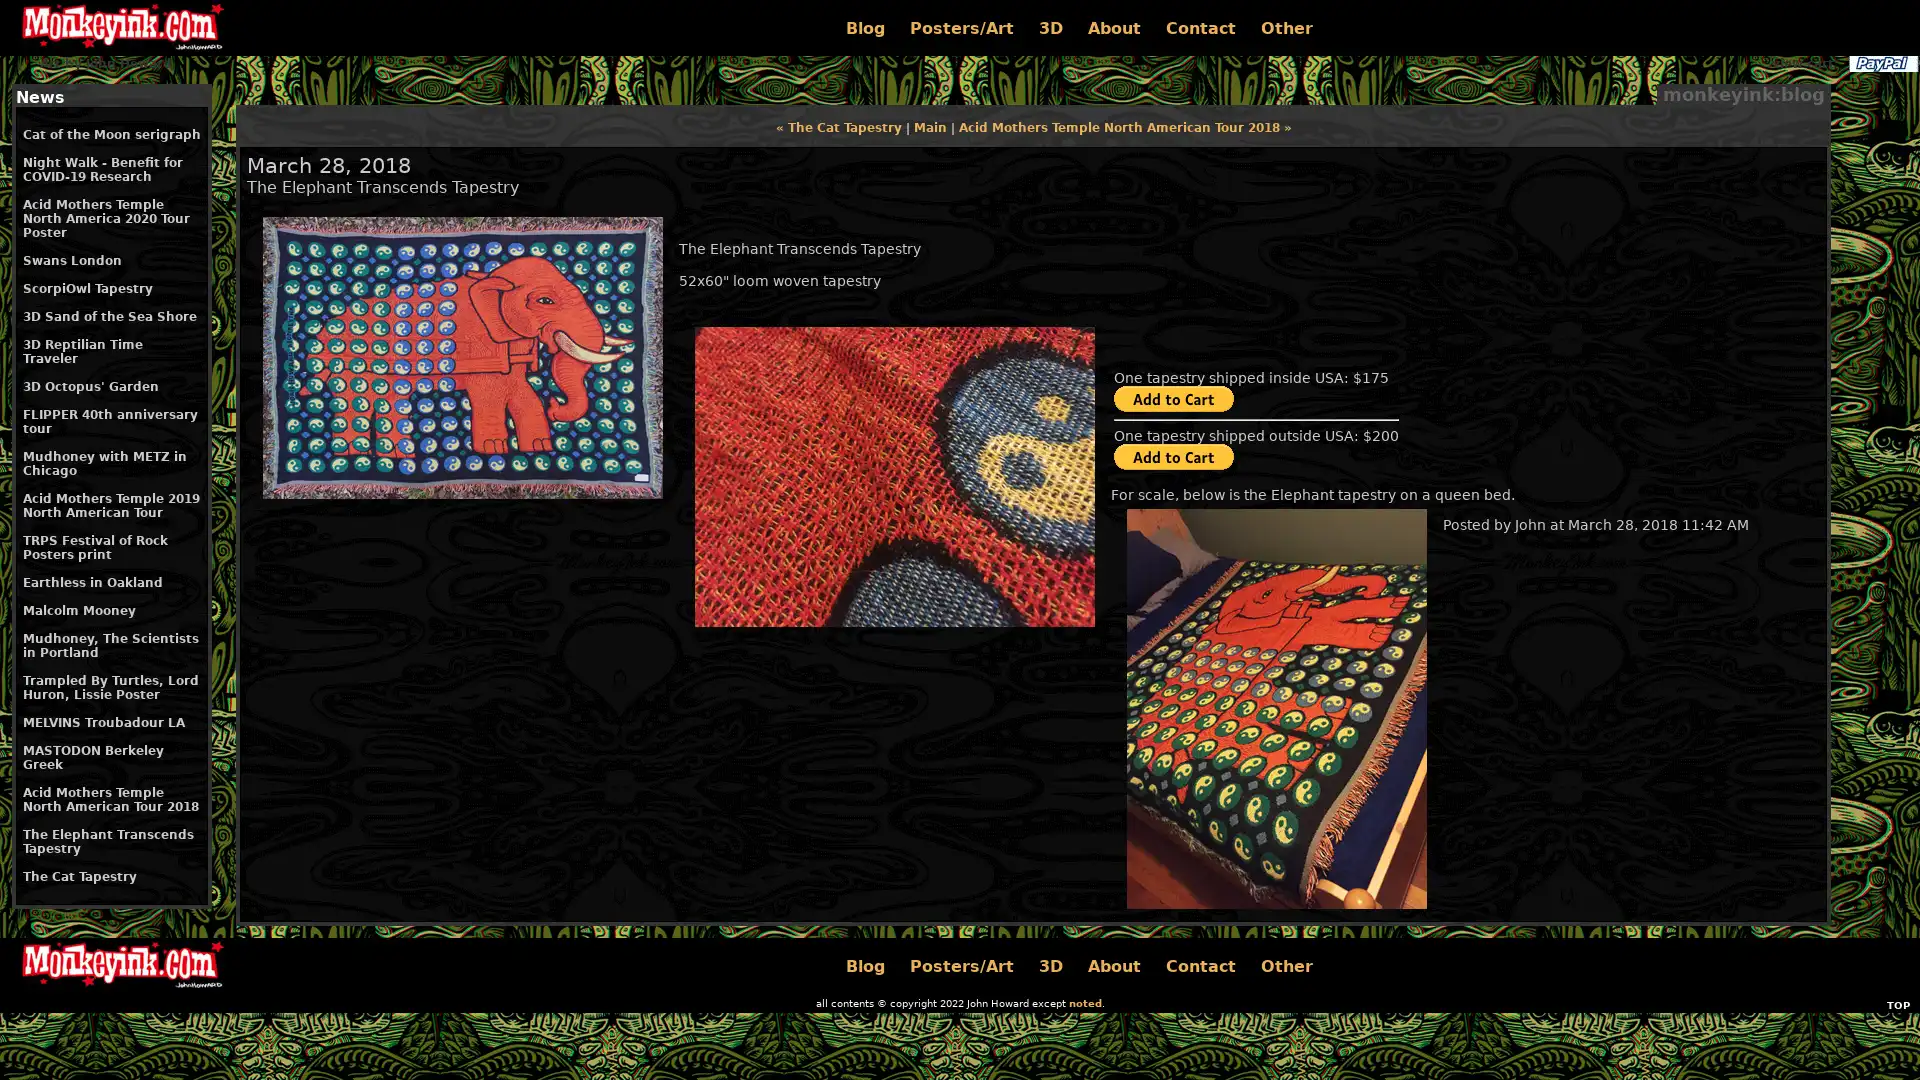 This screenshot has height=1080, width=1920. I want to click on PayPal - The safer, easier way to pay online!, so click(1174, 398).